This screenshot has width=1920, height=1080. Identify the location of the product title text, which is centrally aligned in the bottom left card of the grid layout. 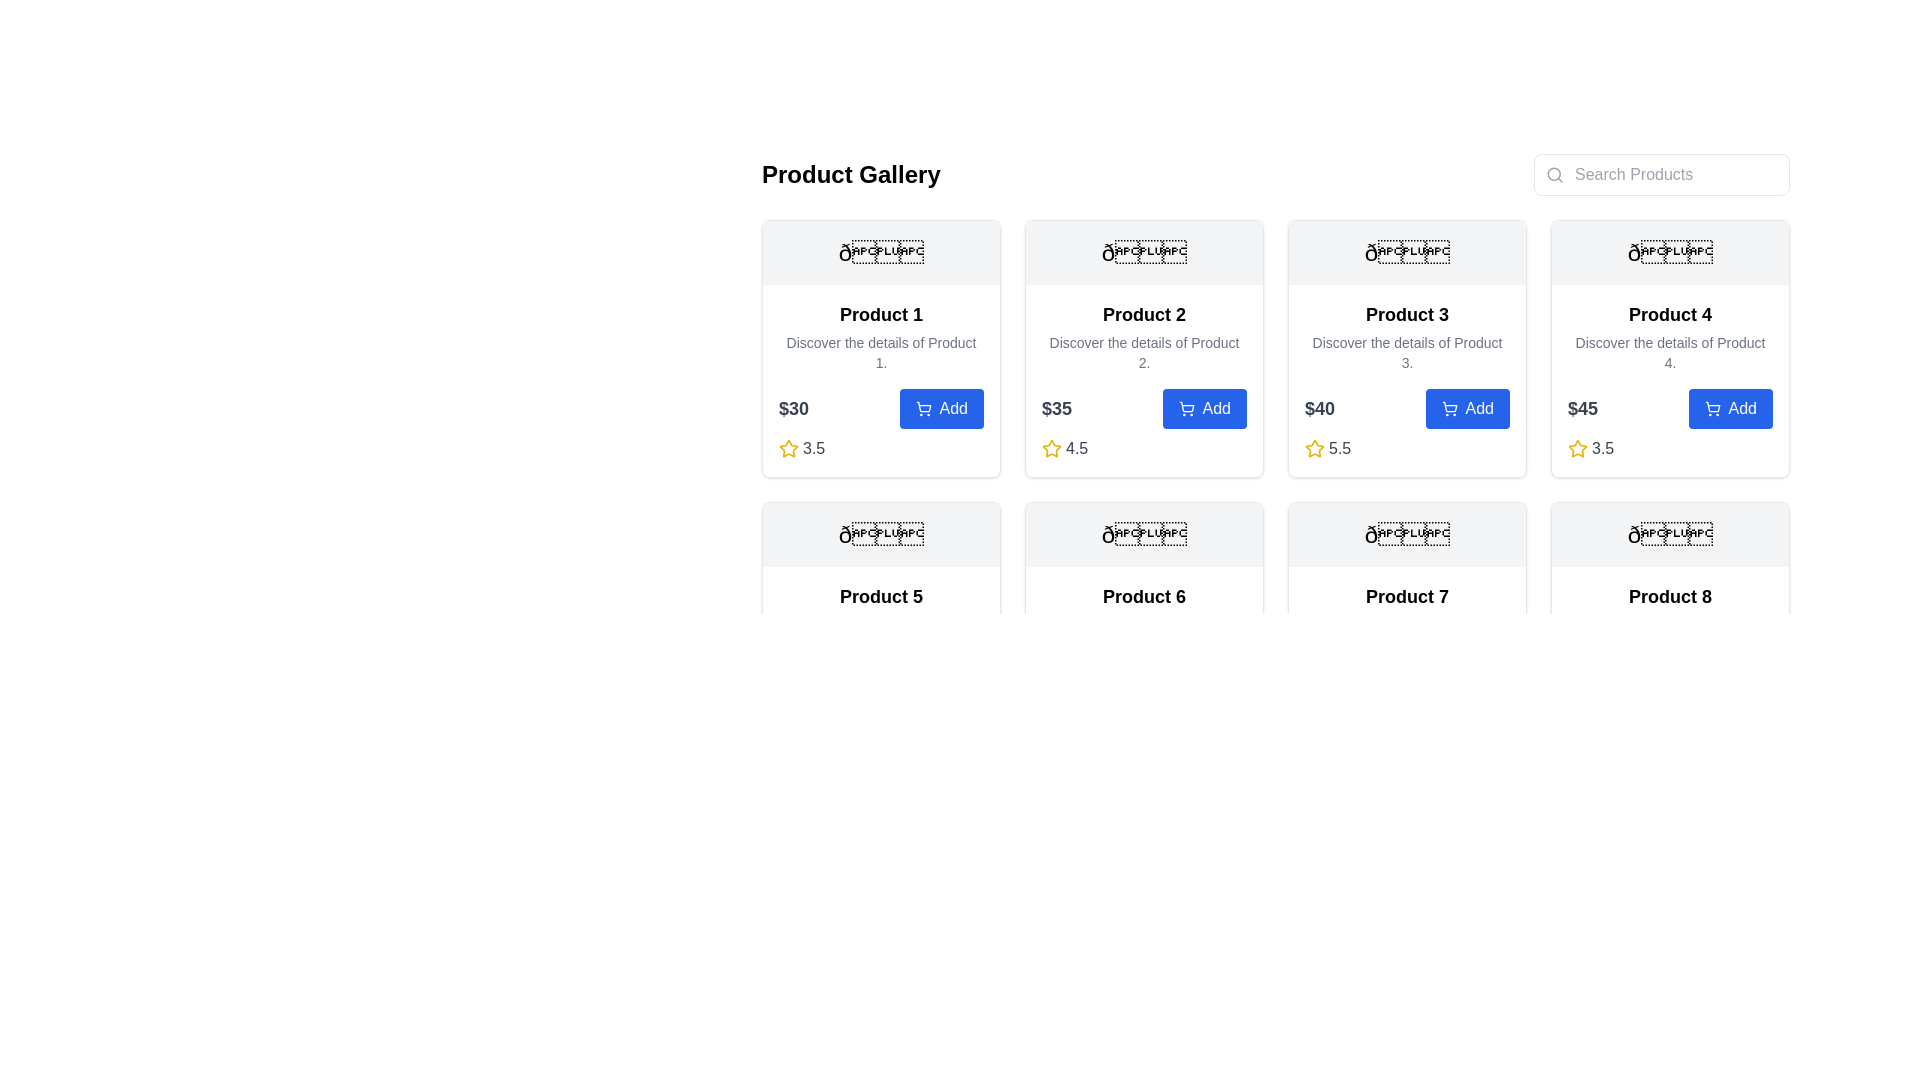
(1406, 596).